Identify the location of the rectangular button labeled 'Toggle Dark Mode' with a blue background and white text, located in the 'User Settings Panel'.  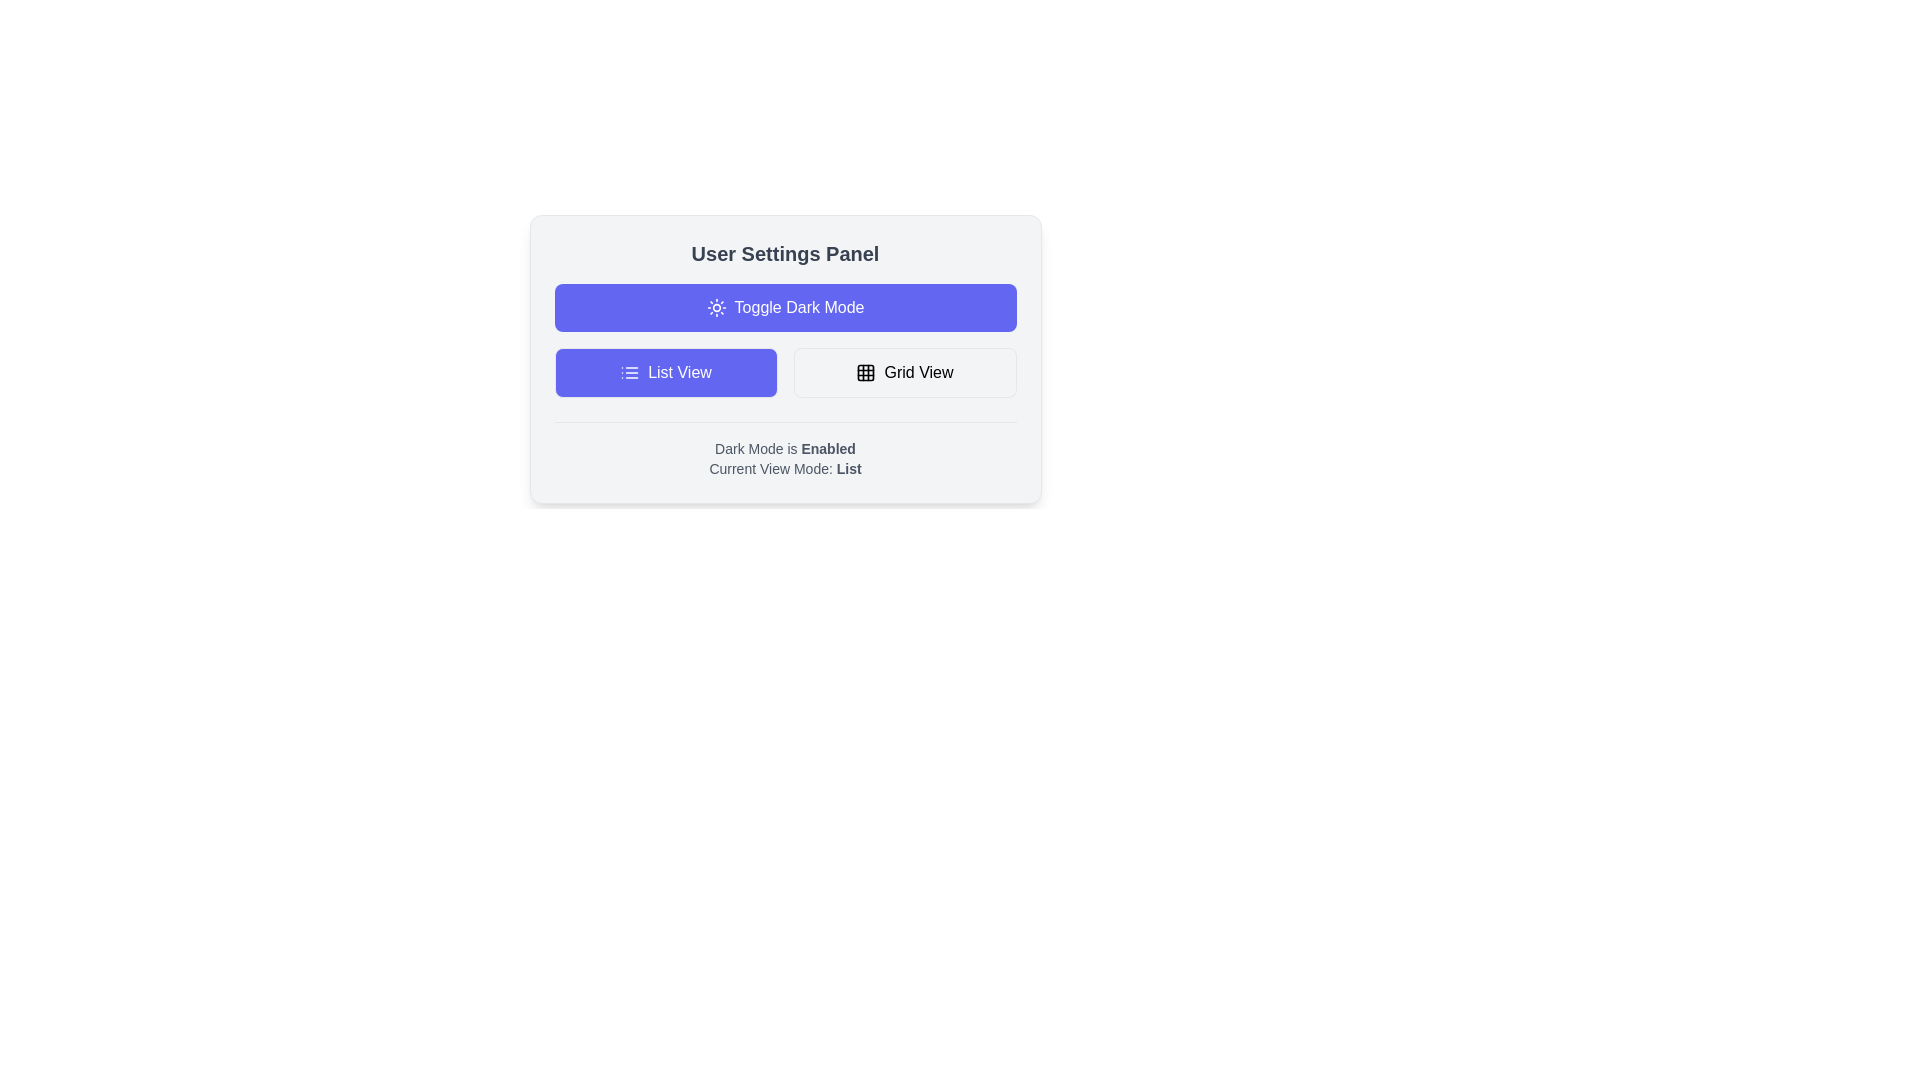
(784, 308).